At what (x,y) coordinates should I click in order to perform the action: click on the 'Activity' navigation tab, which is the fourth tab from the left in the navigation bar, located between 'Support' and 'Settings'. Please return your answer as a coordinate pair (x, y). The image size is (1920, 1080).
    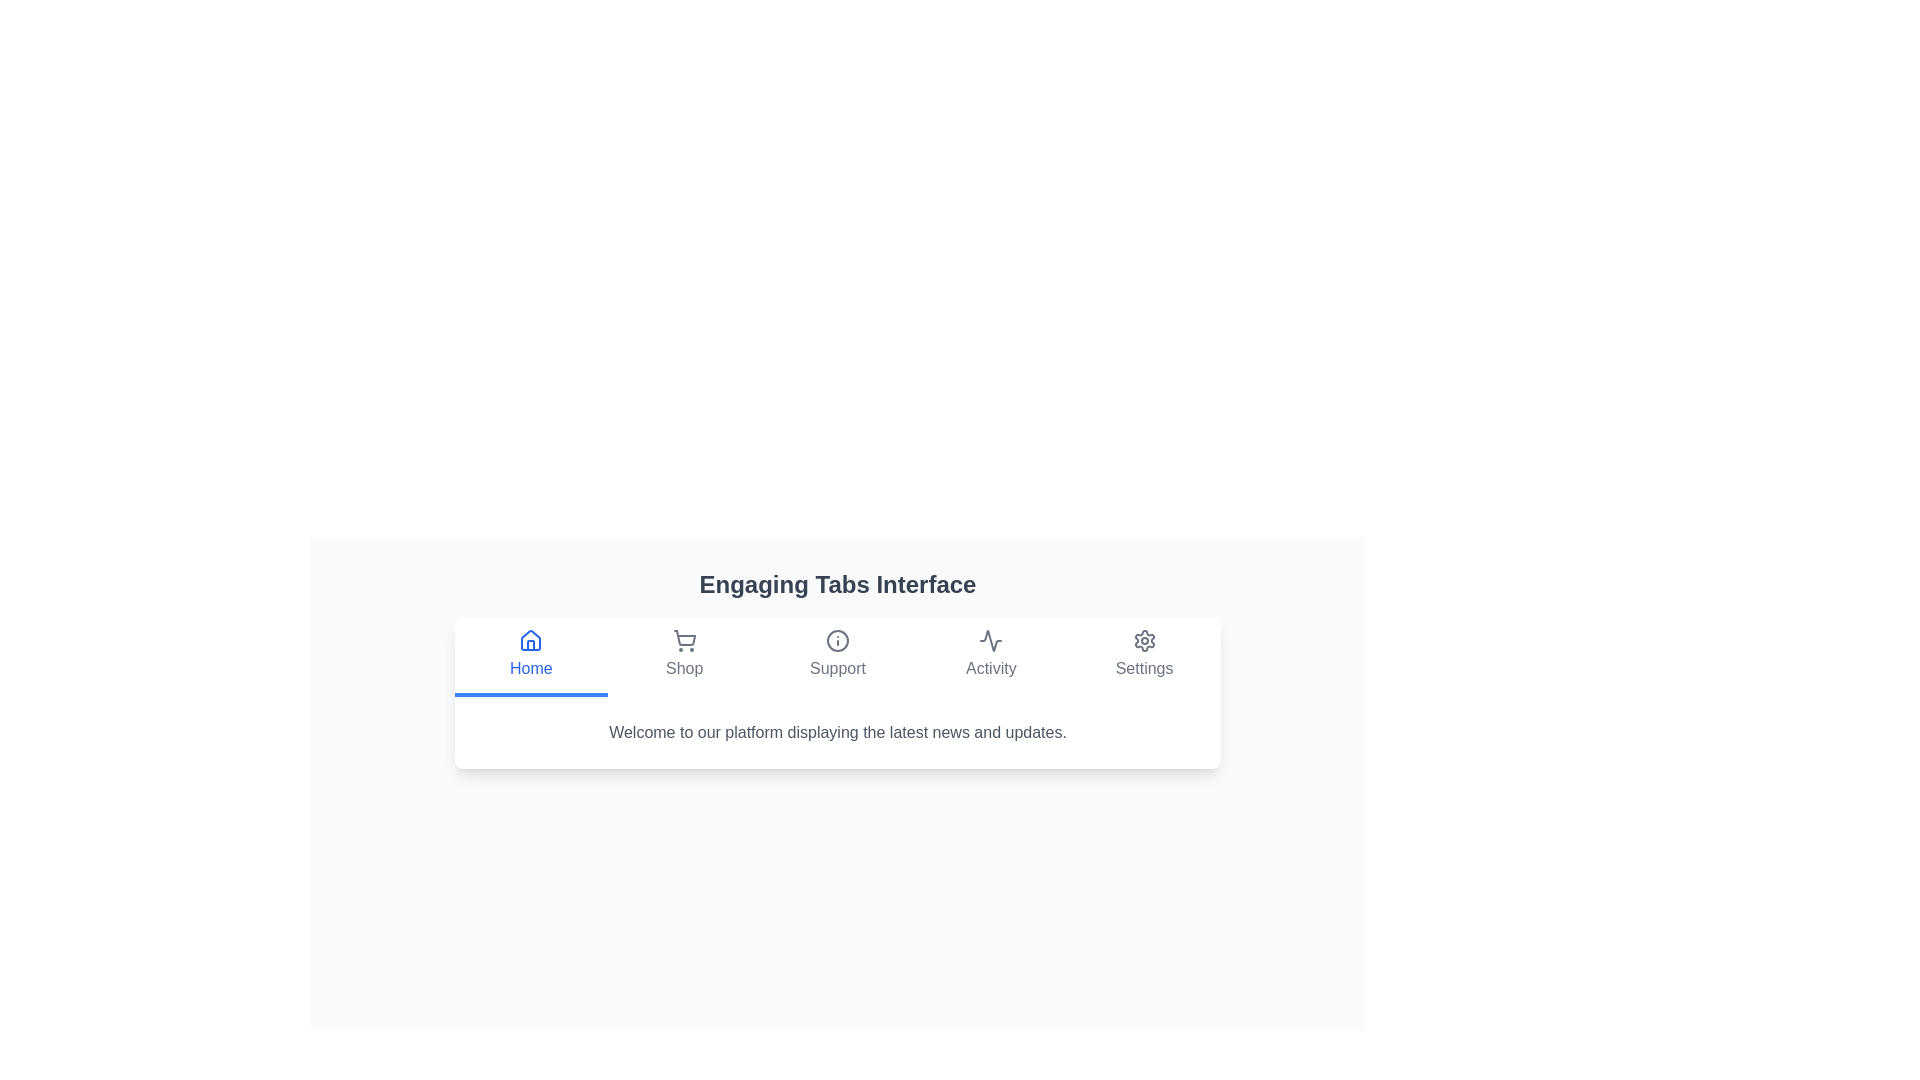
    Looking at the image, I should click on (991, 656).